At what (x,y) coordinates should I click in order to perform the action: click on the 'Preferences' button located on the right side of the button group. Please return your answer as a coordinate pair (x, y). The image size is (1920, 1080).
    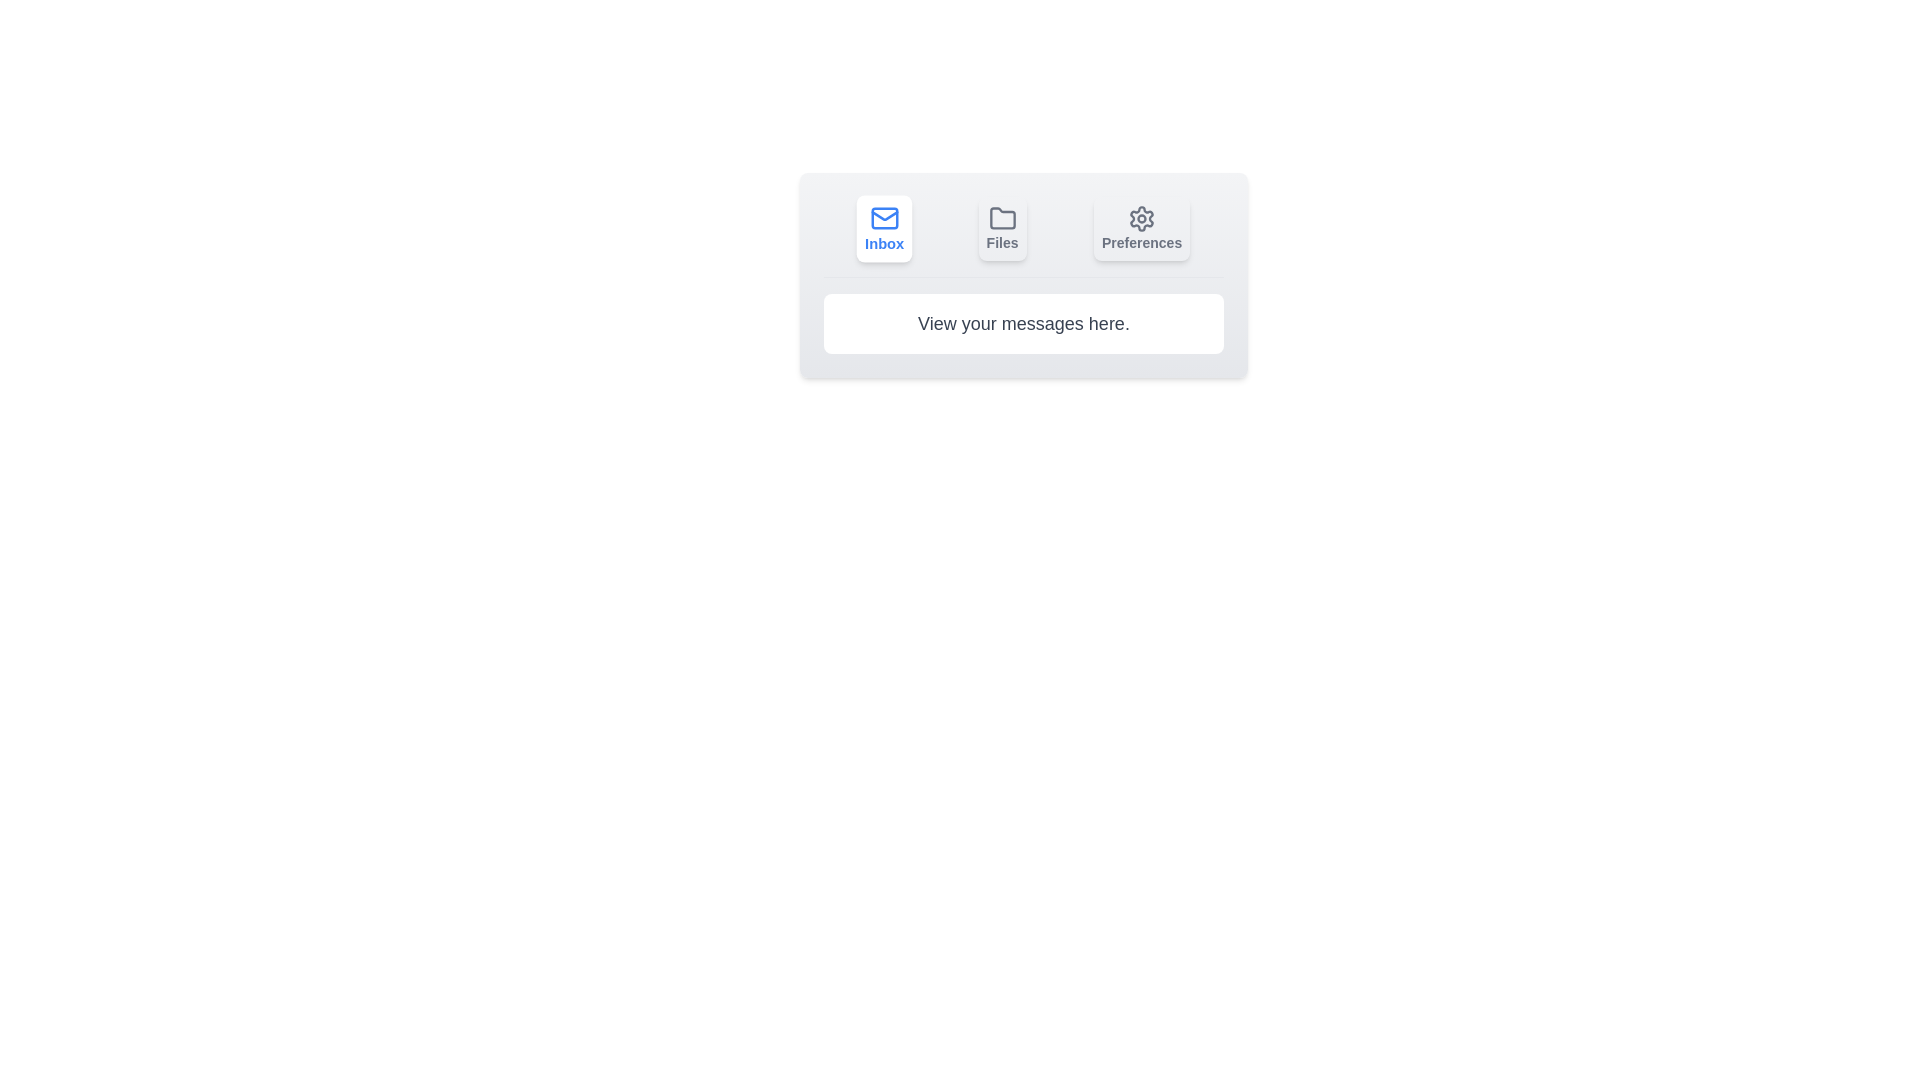
    Looking at the image, I should click on (1142, 227).